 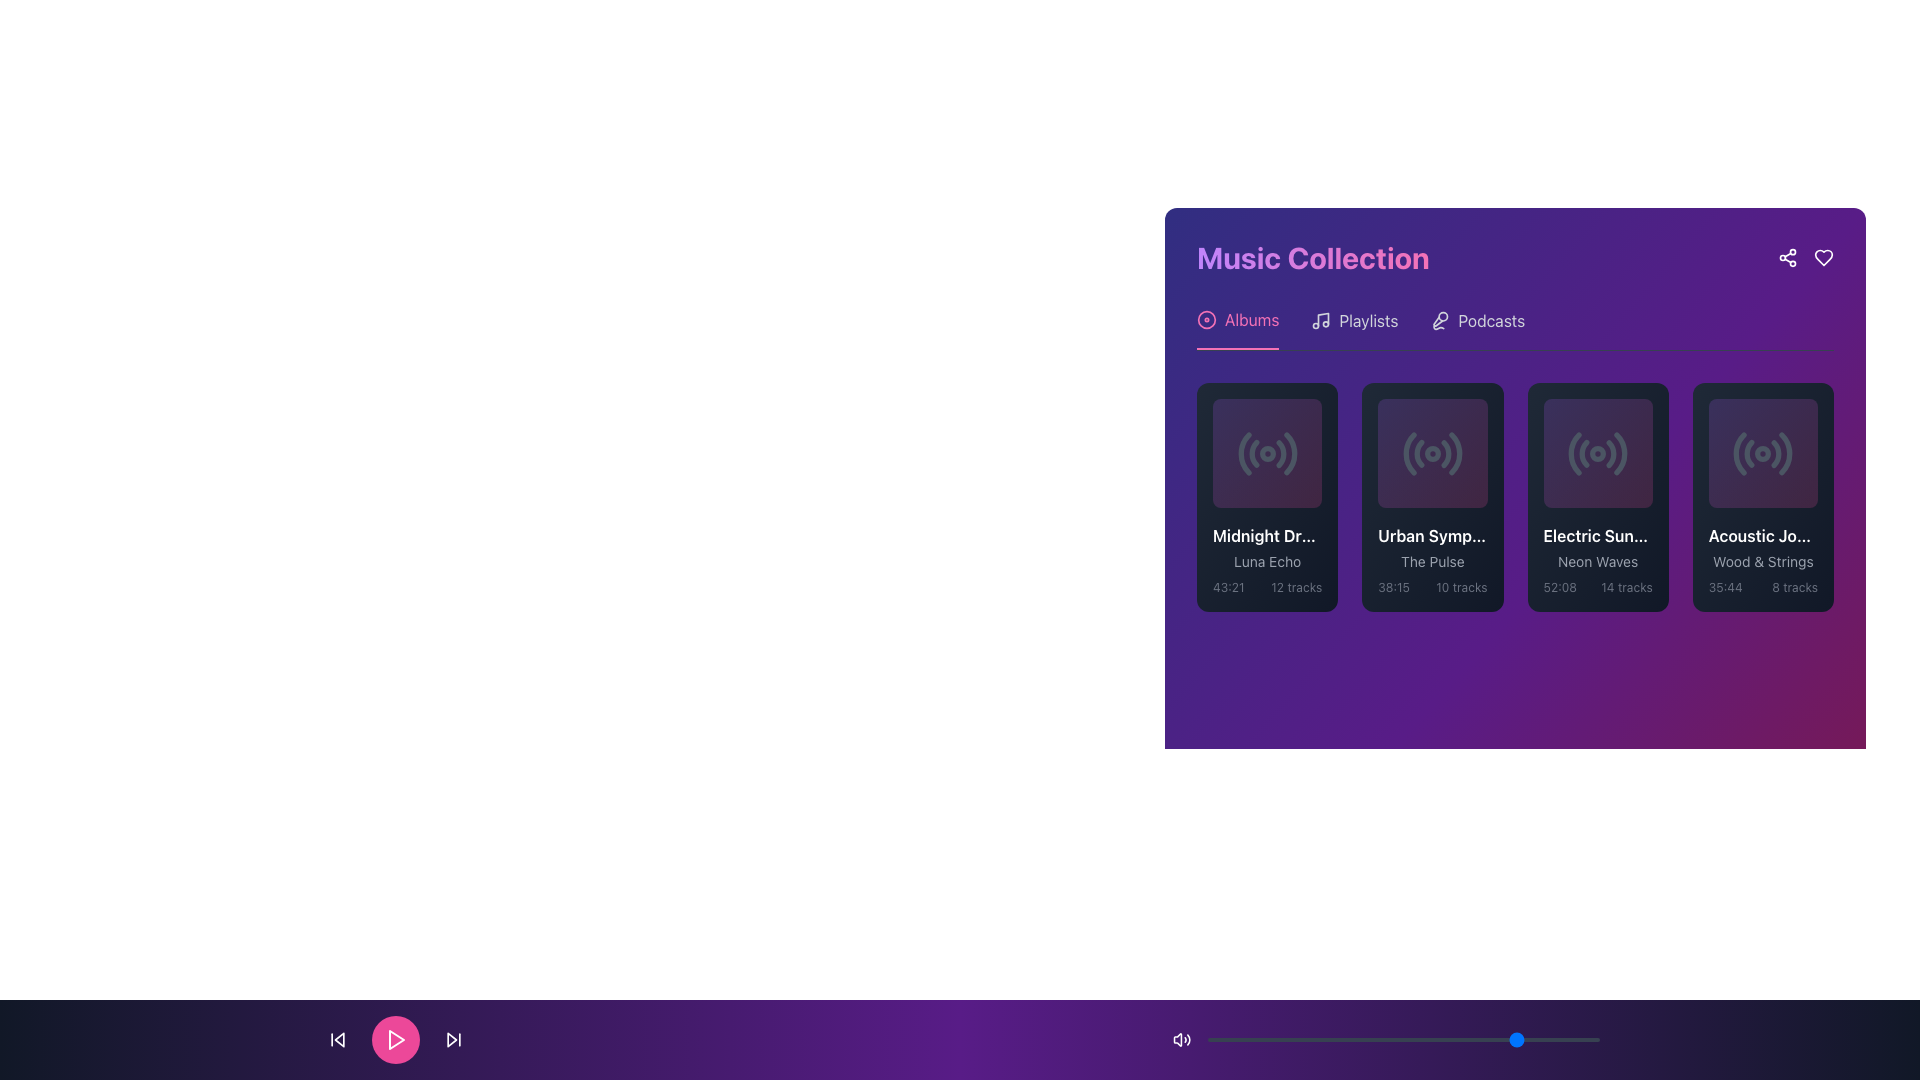 What do you see at coordinates (1431, 535) in the screenshot?
I see `text label that serves as the title for the music playlist named 'Urban Symphony' located in the second card of the 'Music Collection' section` at bounding box center [1431, 535].